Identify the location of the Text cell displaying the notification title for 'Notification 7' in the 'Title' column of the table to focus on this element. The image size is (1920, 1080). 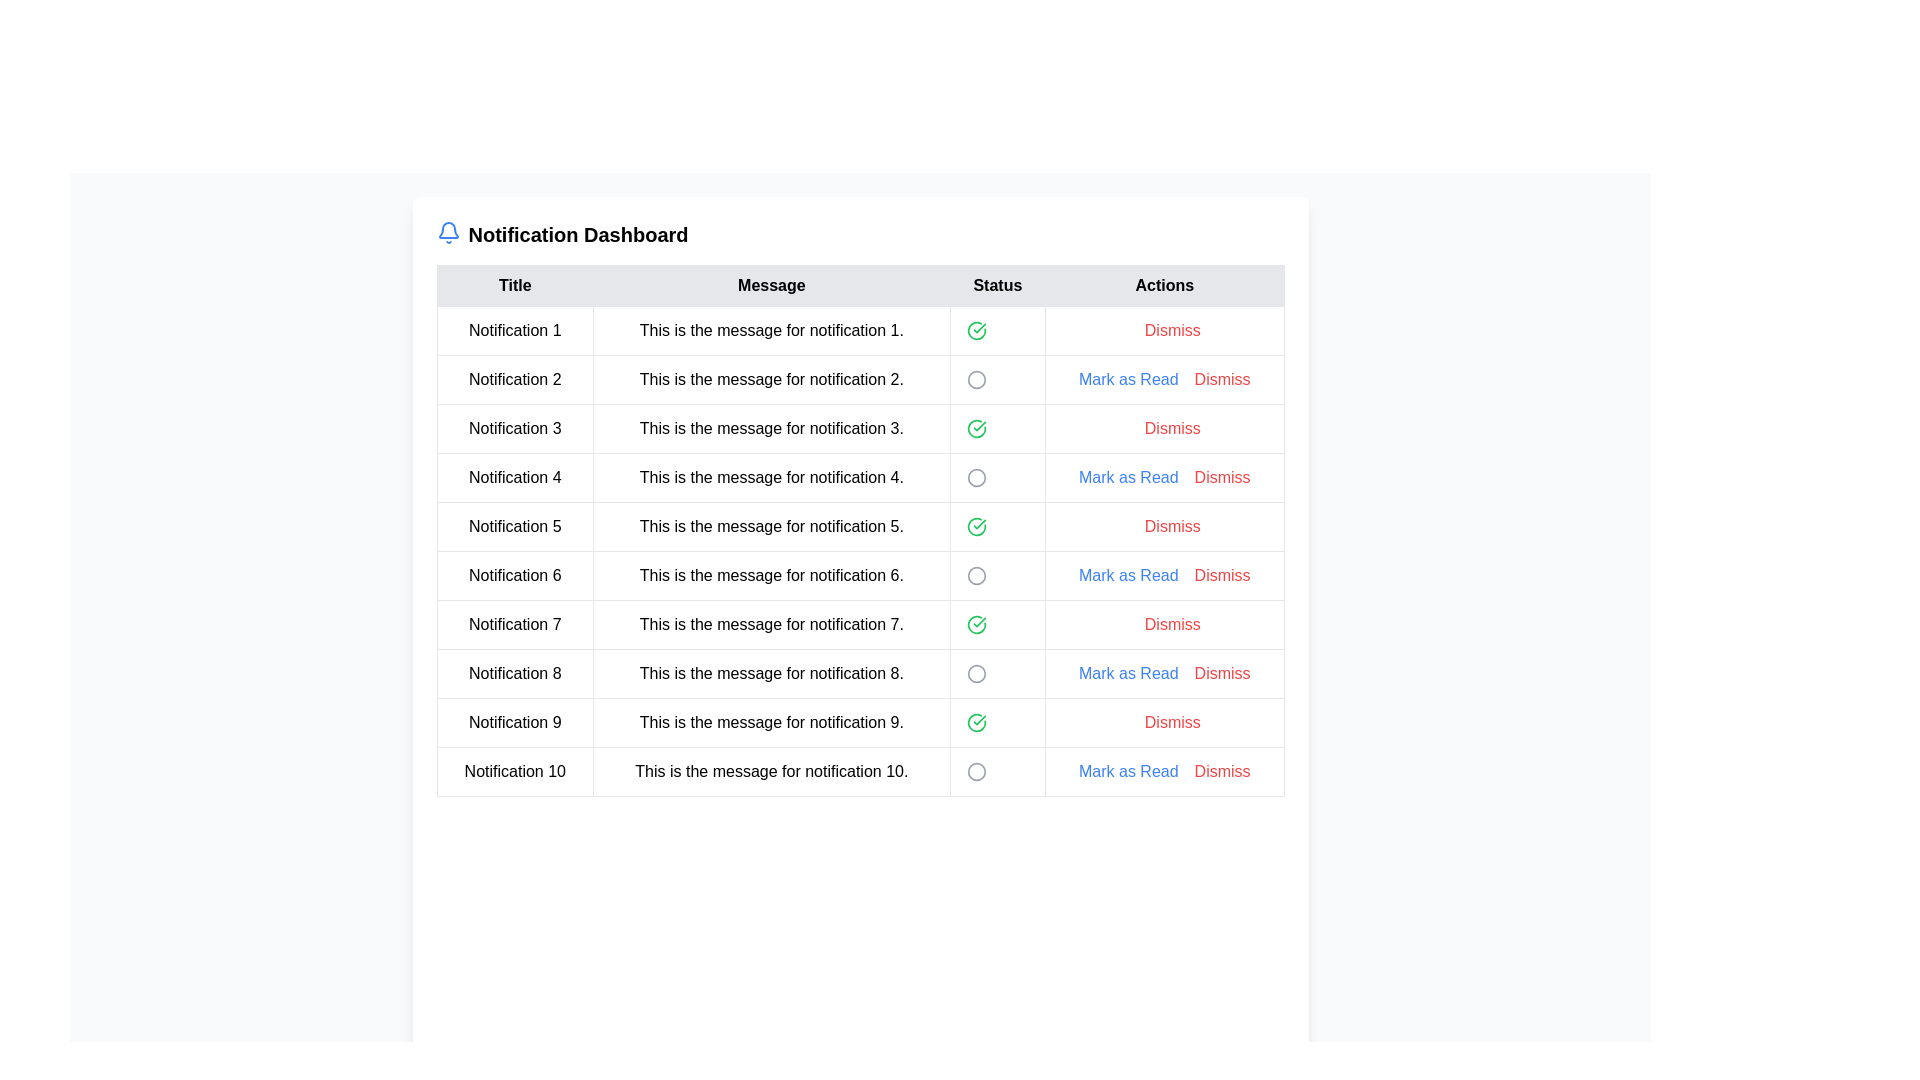
(515, 623).